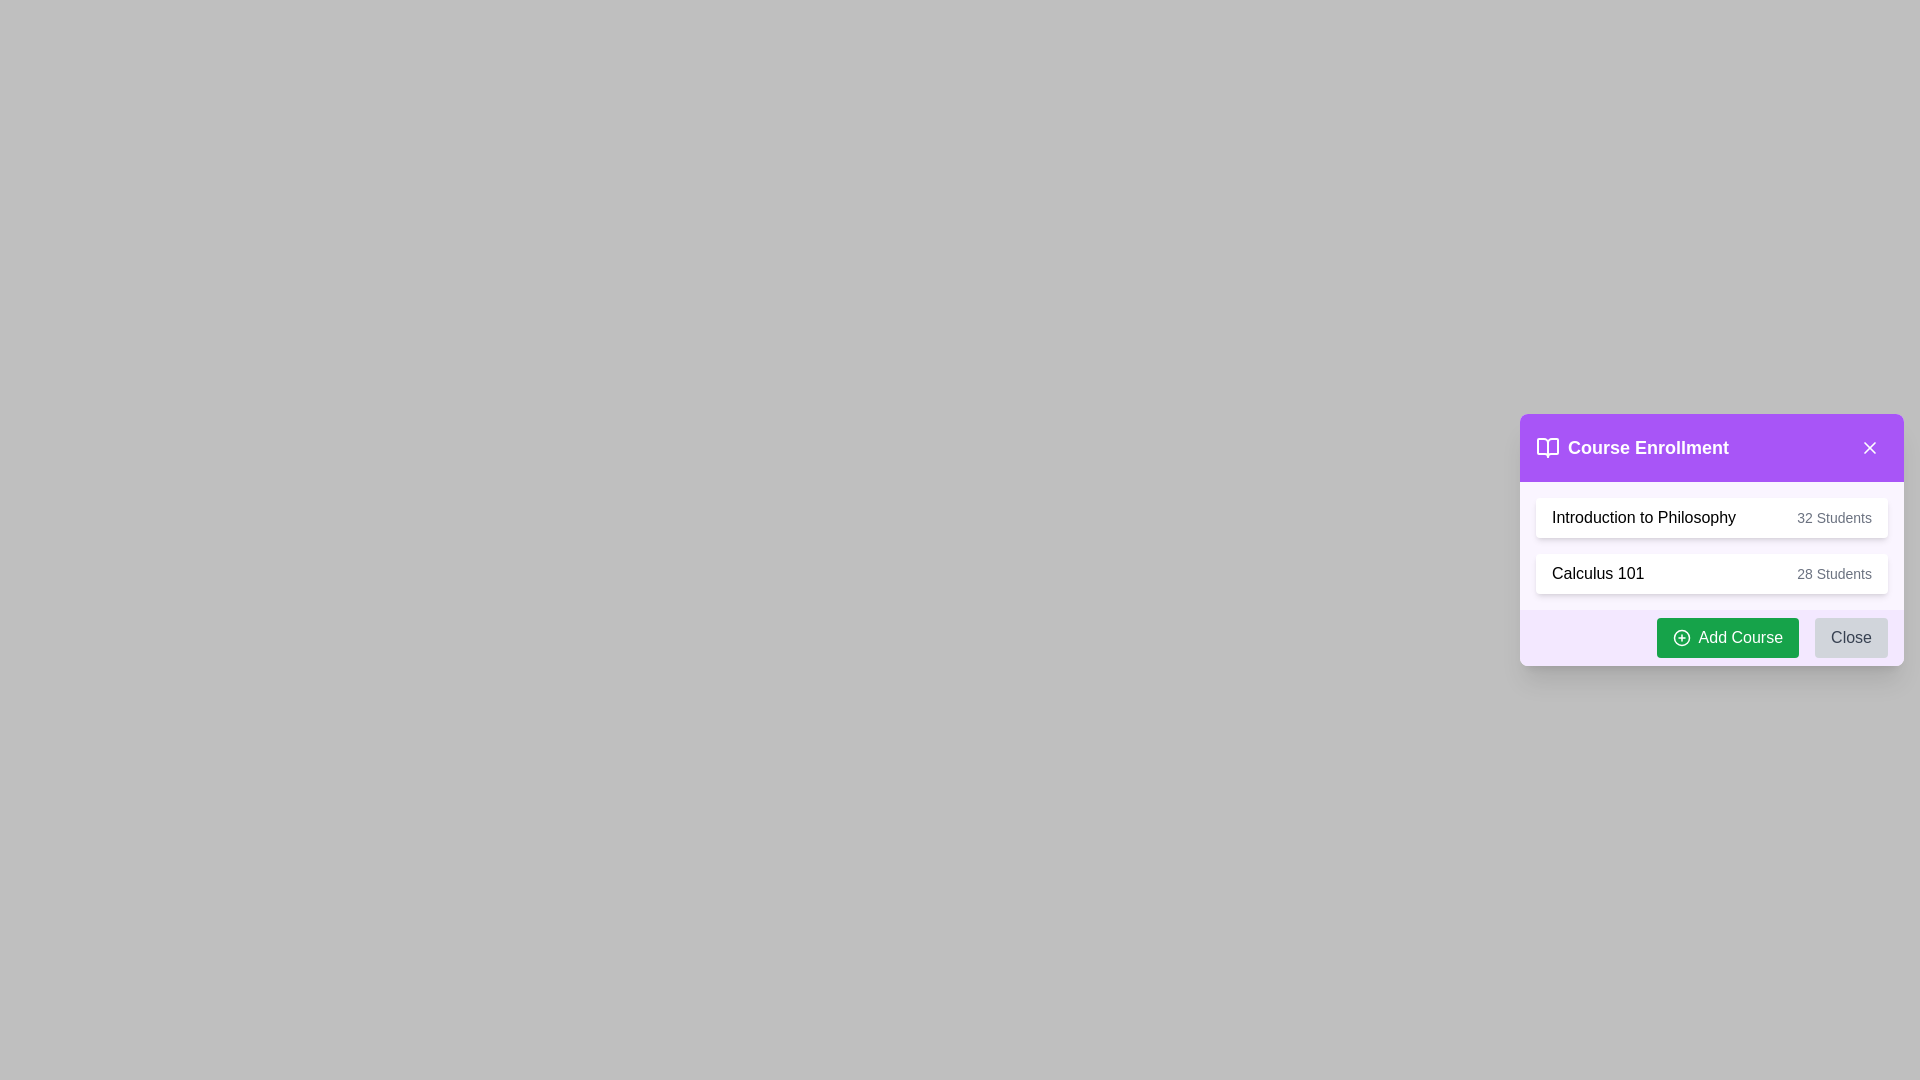 The image size is (1920, 1080). I want to click on title text of the header located at the top of the modal, which includes an interactive 'close' button for dismissing the modal, so click(1711, 446).